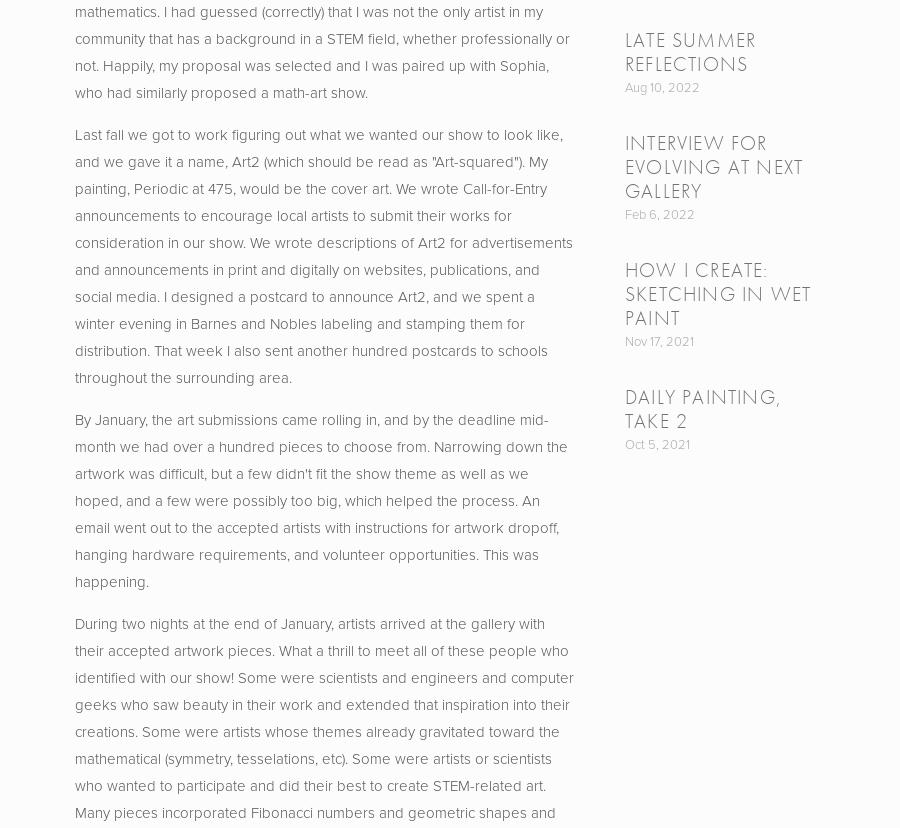  I want to click on 'Feb 6, 2022', so click(659, 213).